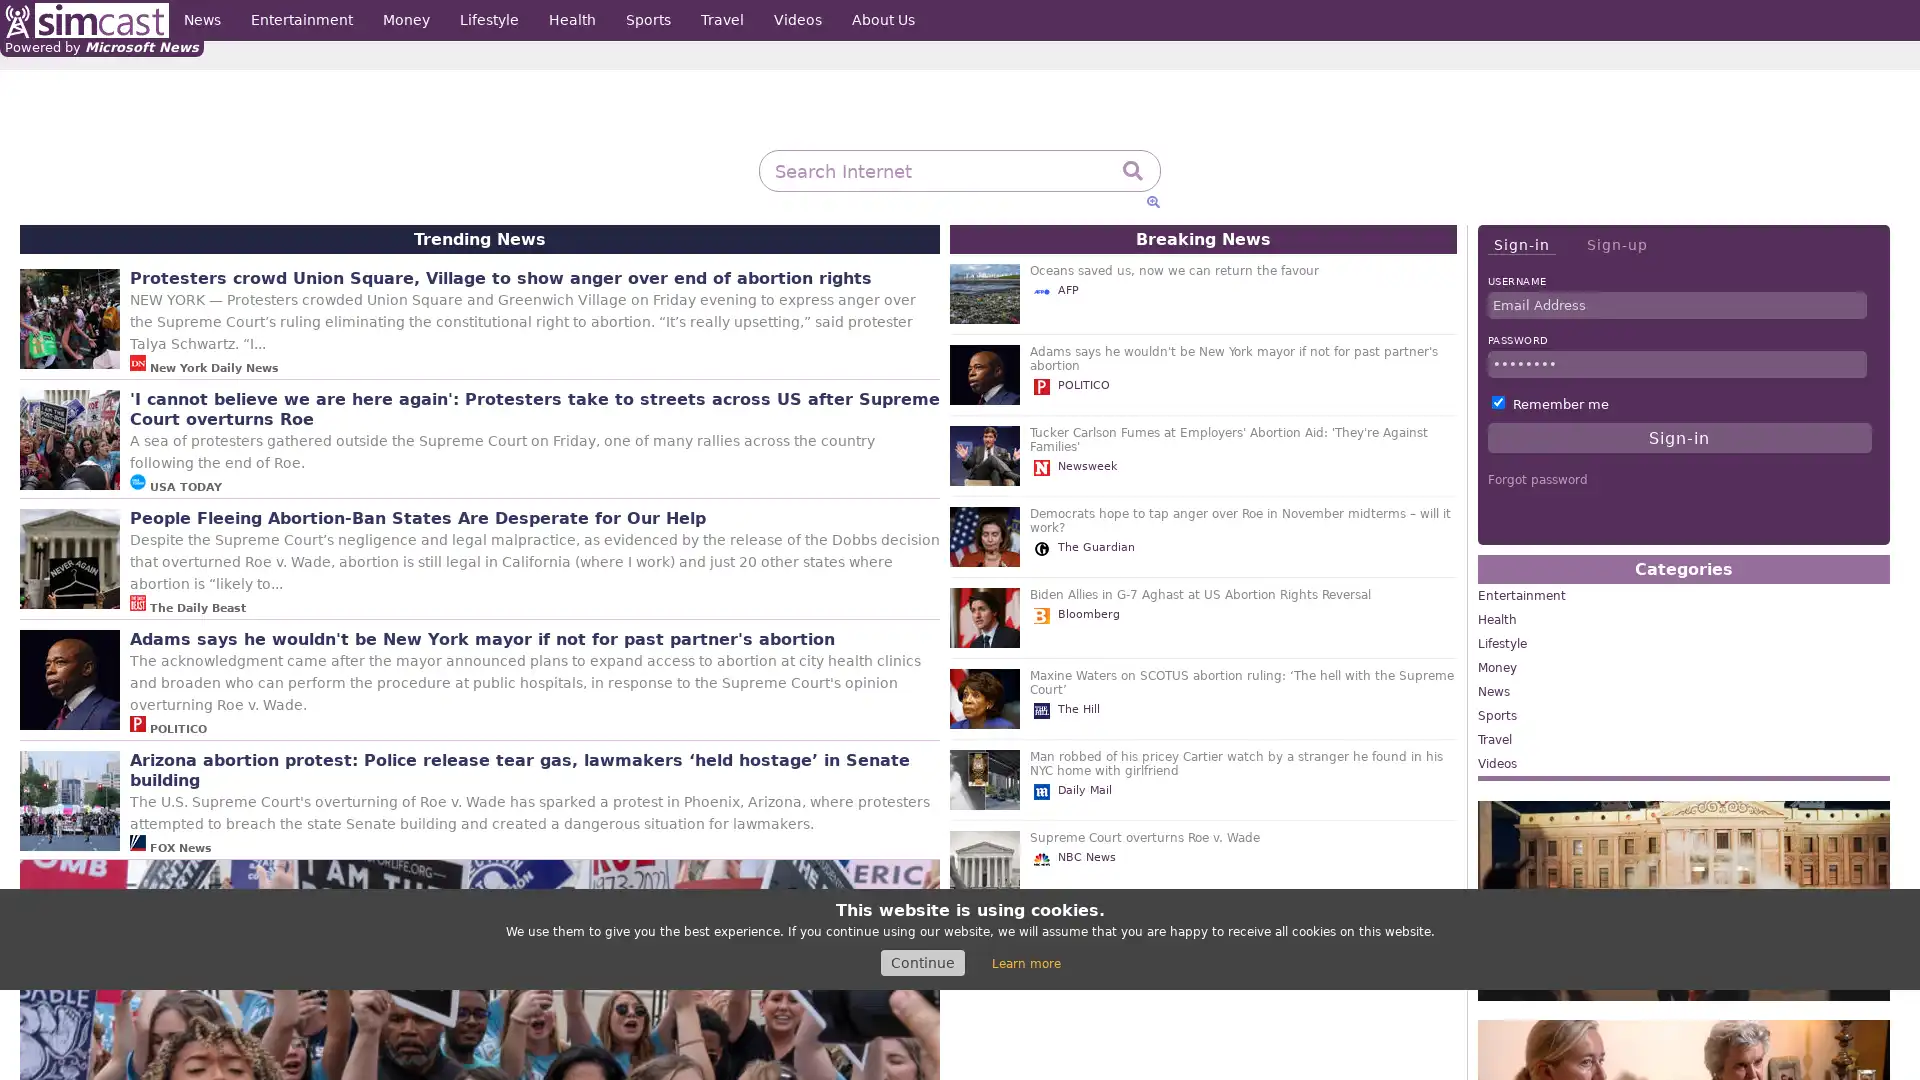 The width and height of the screenshot is (1920, 1080). I want to click on Sign-up, so click(1616, 244).